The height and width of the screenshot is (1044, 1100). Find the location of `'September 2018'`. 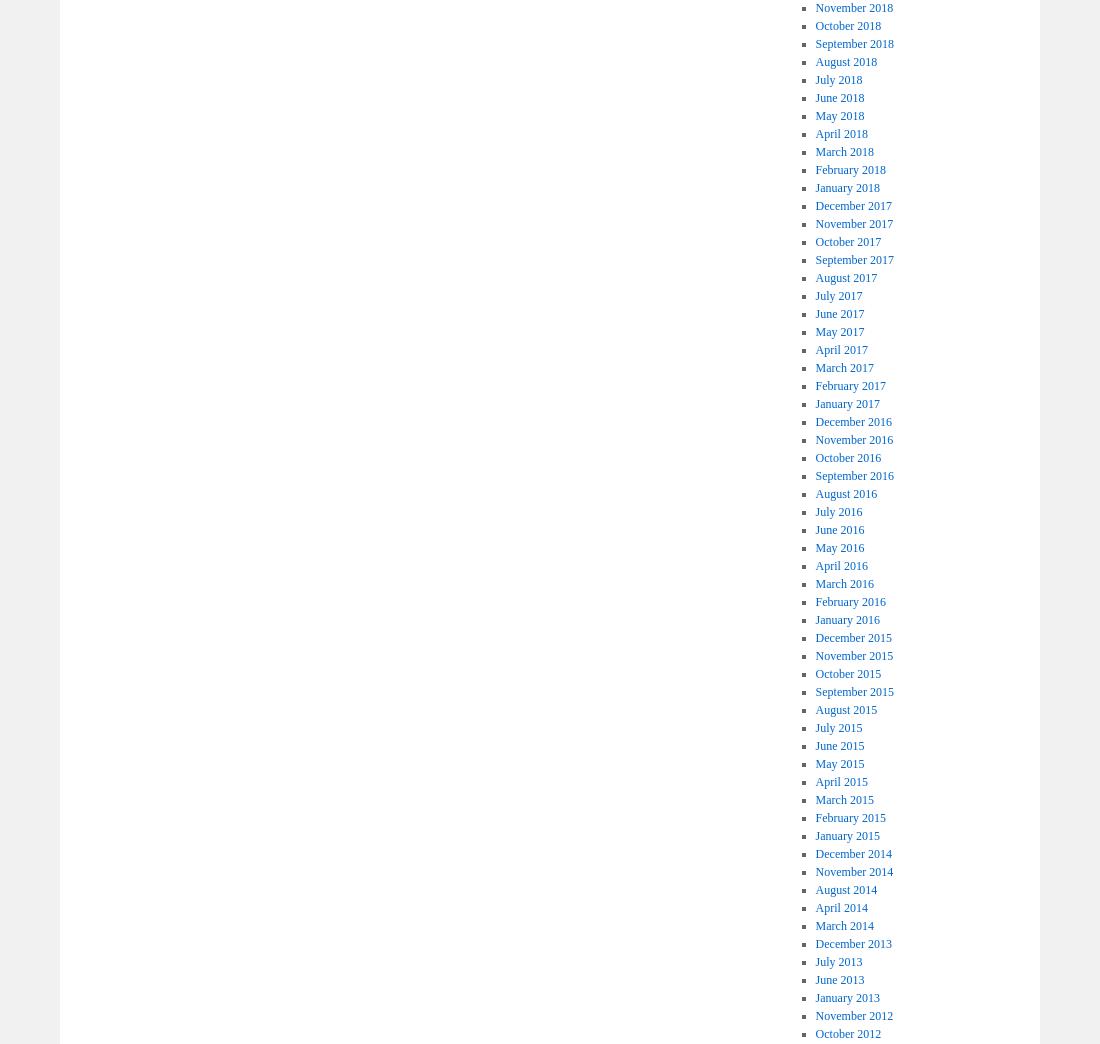

'September 2018' is located at coordinates (853, 42).